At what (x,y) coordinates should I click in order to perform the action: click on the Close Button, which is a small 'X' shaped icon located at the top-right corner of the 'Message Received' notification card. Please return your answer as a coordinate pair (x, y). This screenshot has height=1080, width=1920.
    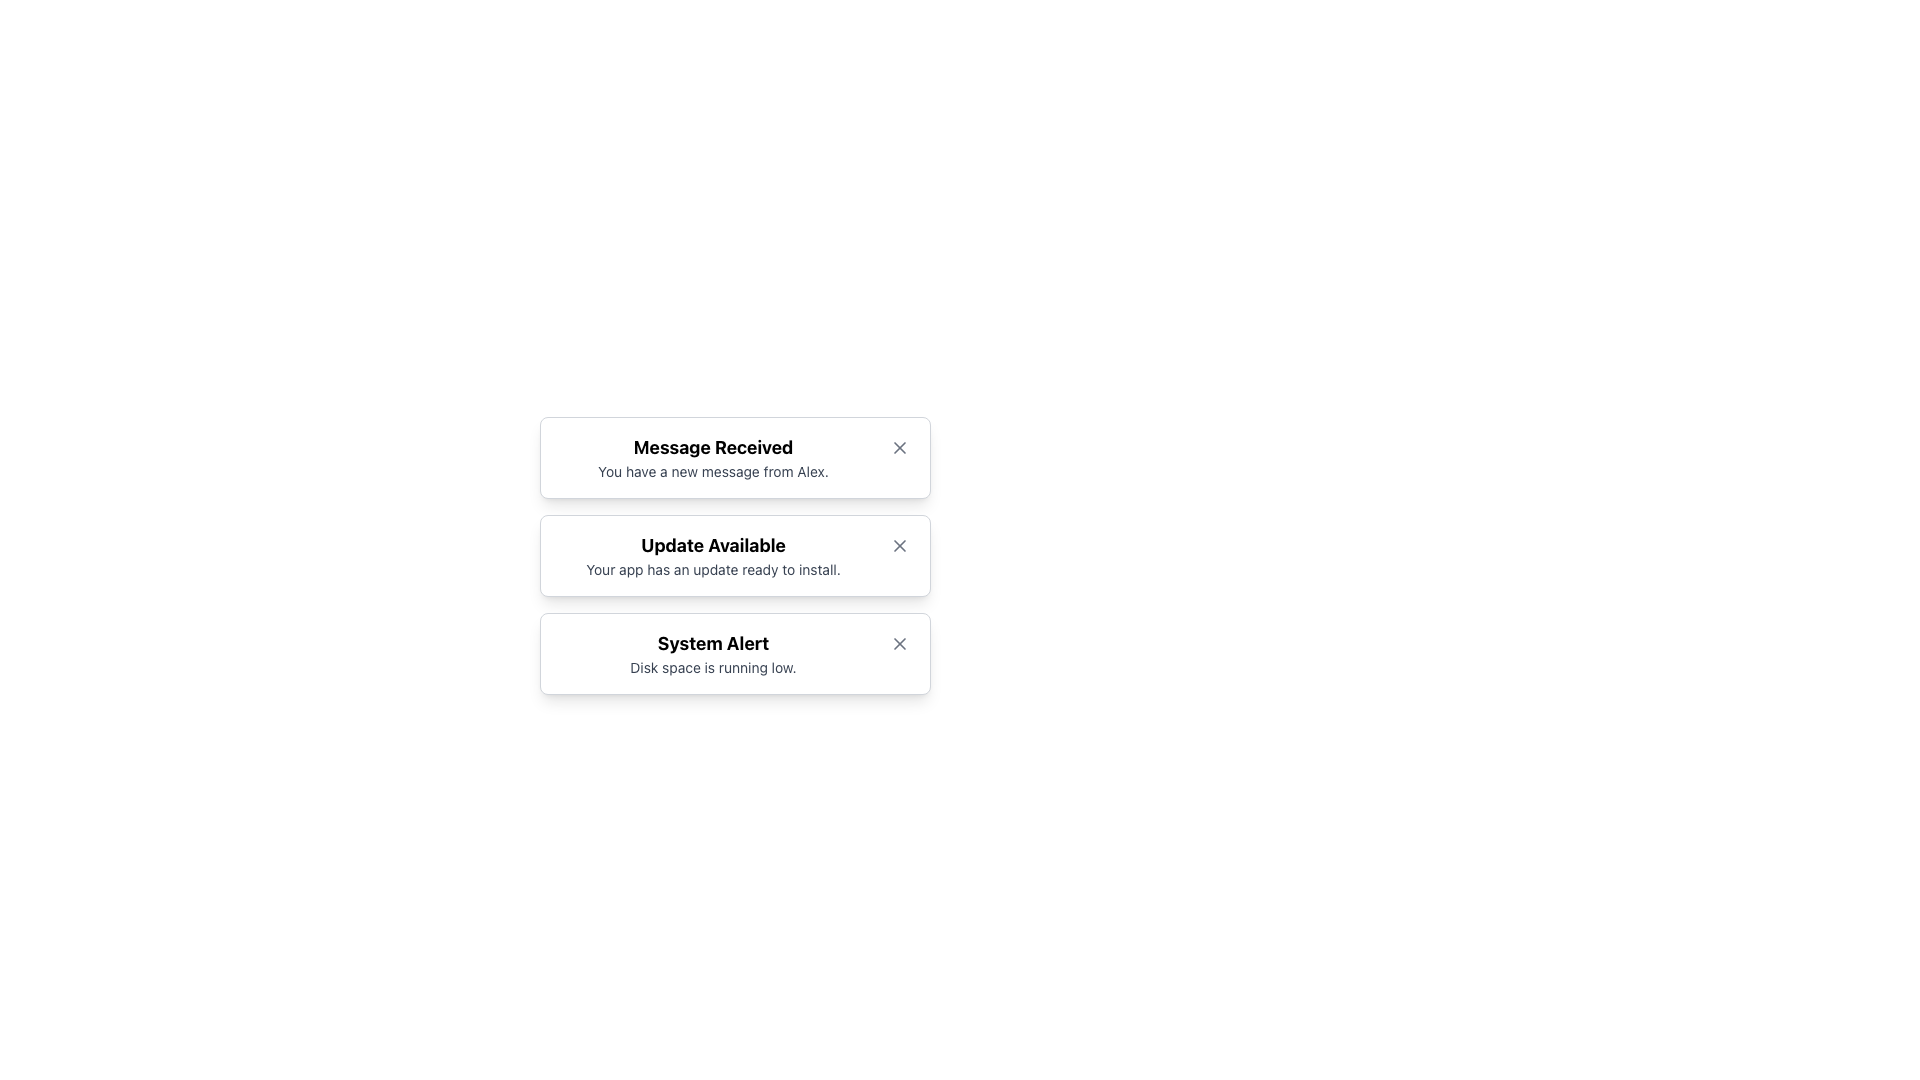
    Looking at the image, I should click on (899, 446).